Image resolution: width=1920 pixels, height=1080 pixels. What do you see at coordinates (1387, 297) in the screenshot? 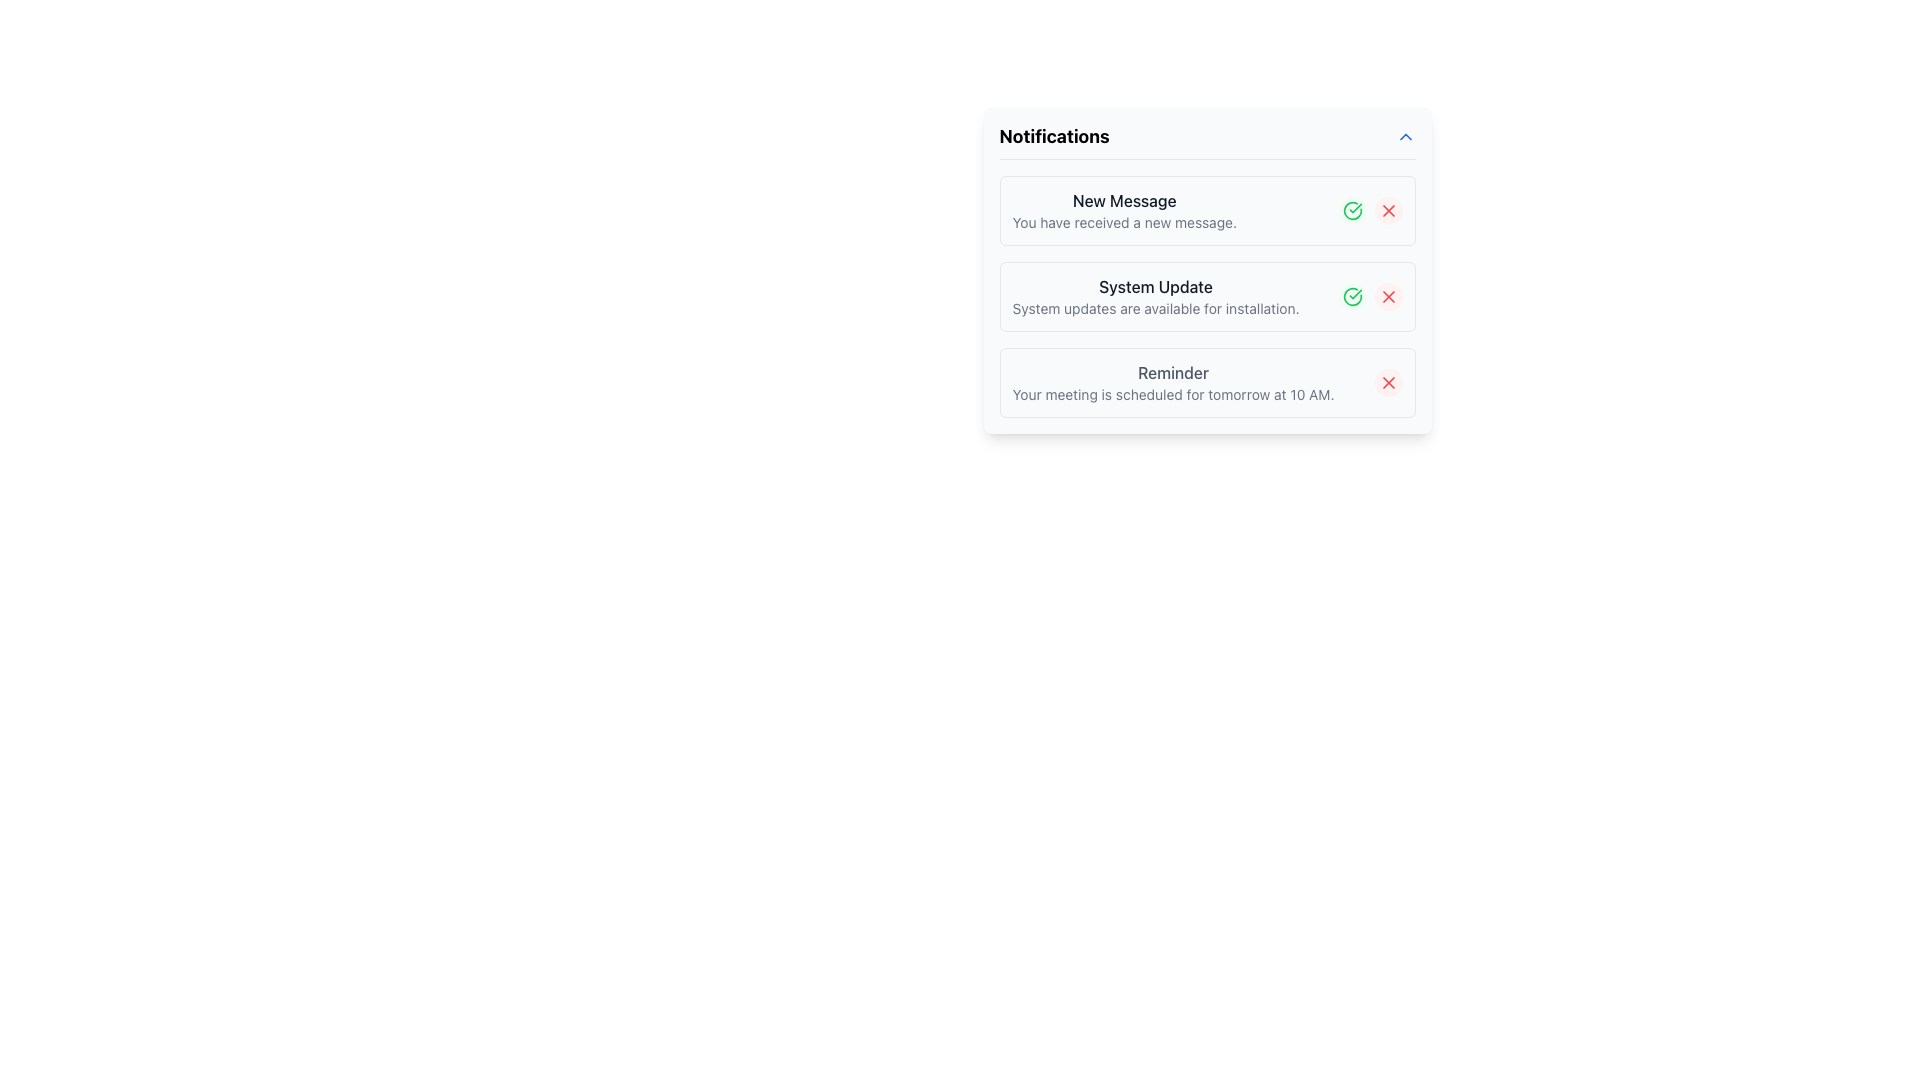
I see `the red cross icon aligned to the right of the 'System Update' notification` at bounding box center [1387, 297].